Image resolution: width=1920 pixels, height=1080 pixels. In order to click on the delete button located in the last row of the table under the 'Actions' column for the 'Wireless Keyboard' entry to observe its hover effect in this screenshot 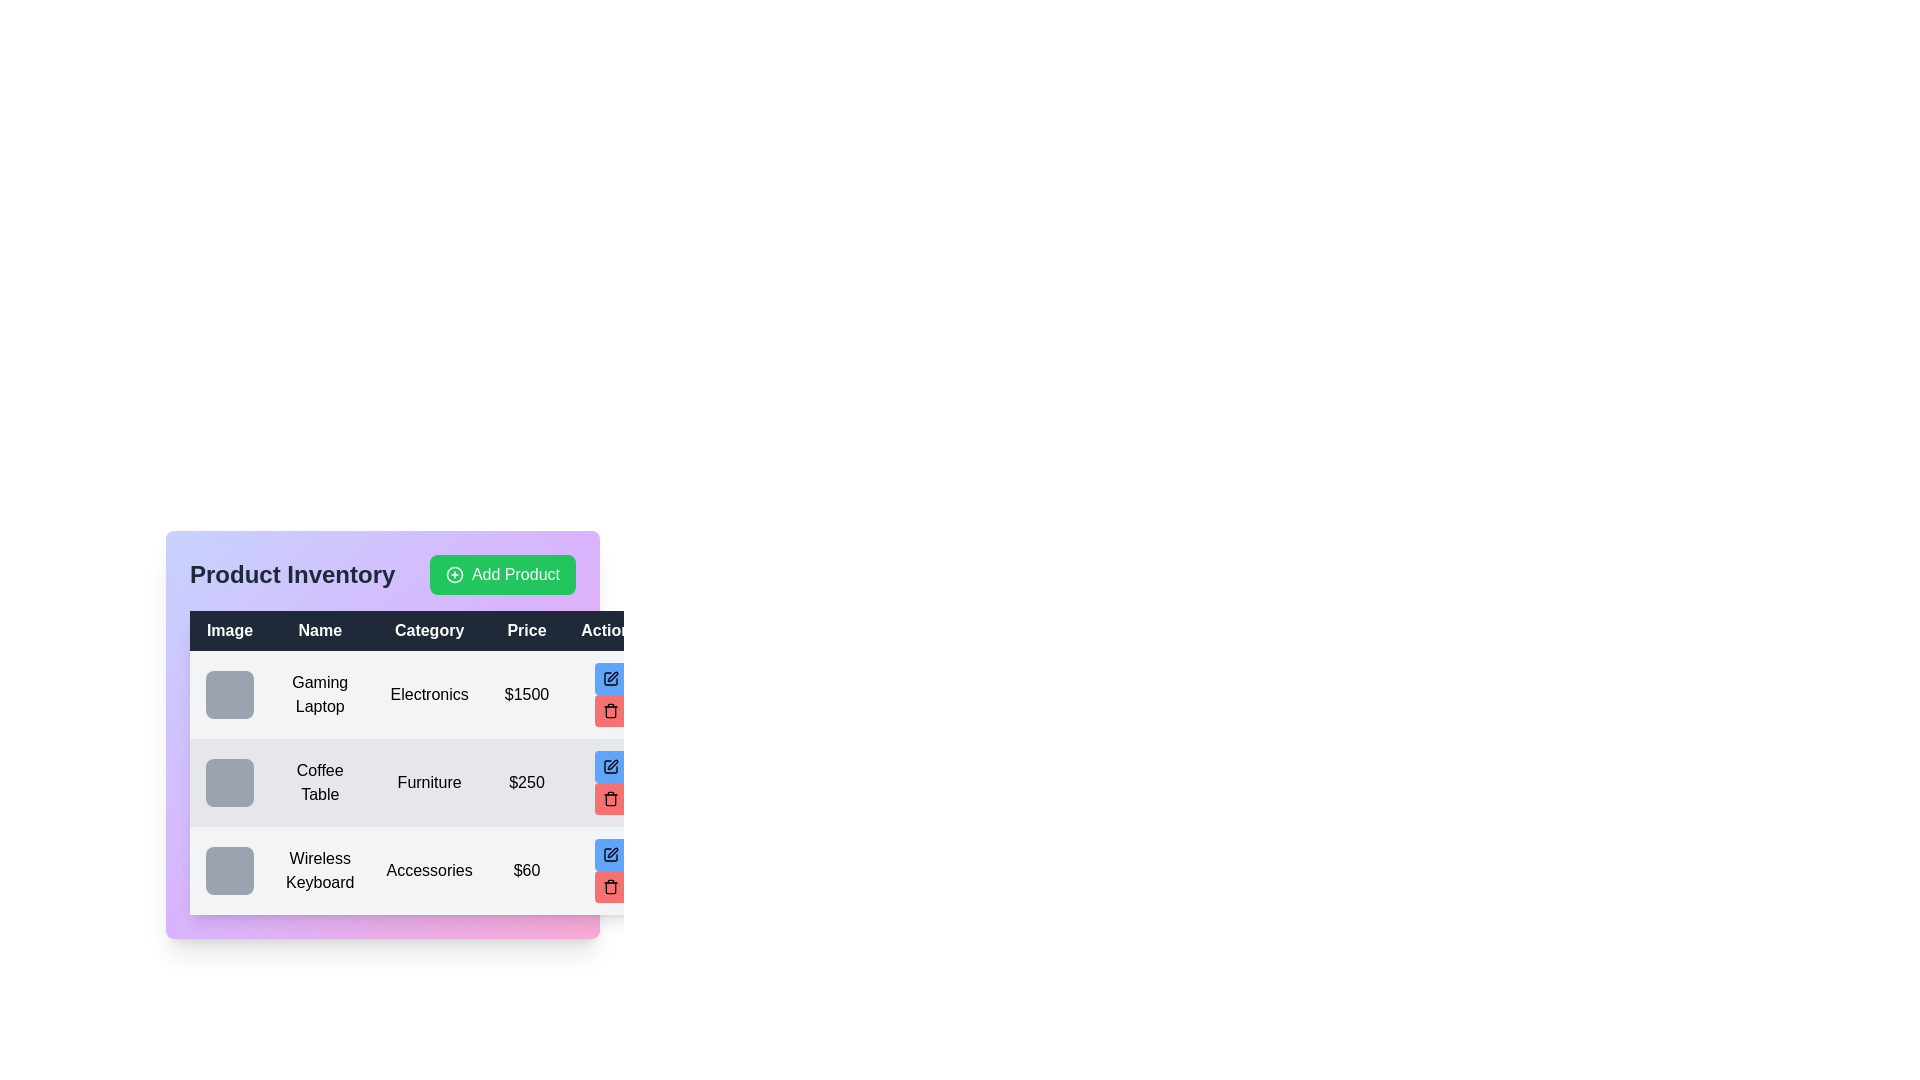, I will do `click(609, 870)`.